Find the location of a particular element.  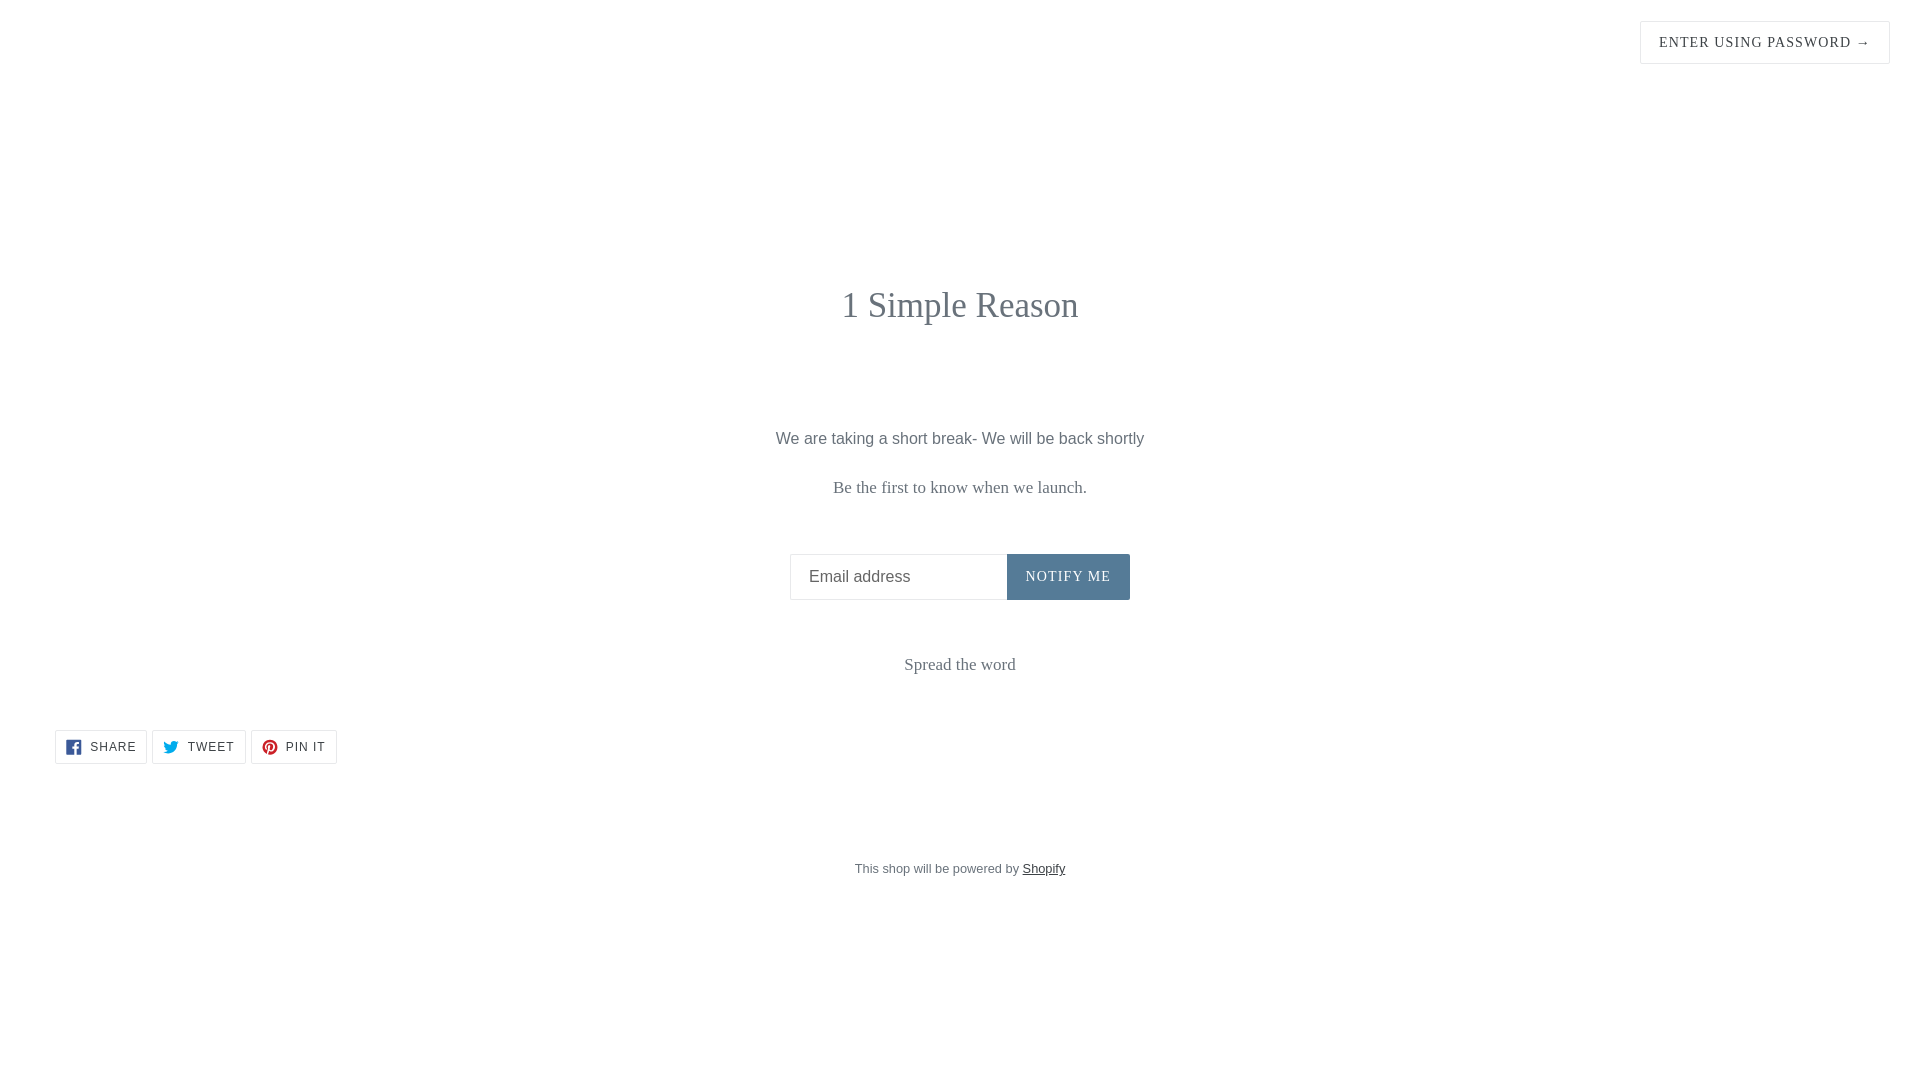

'NOTIFY ME' is located at coordinates (1067, 577).